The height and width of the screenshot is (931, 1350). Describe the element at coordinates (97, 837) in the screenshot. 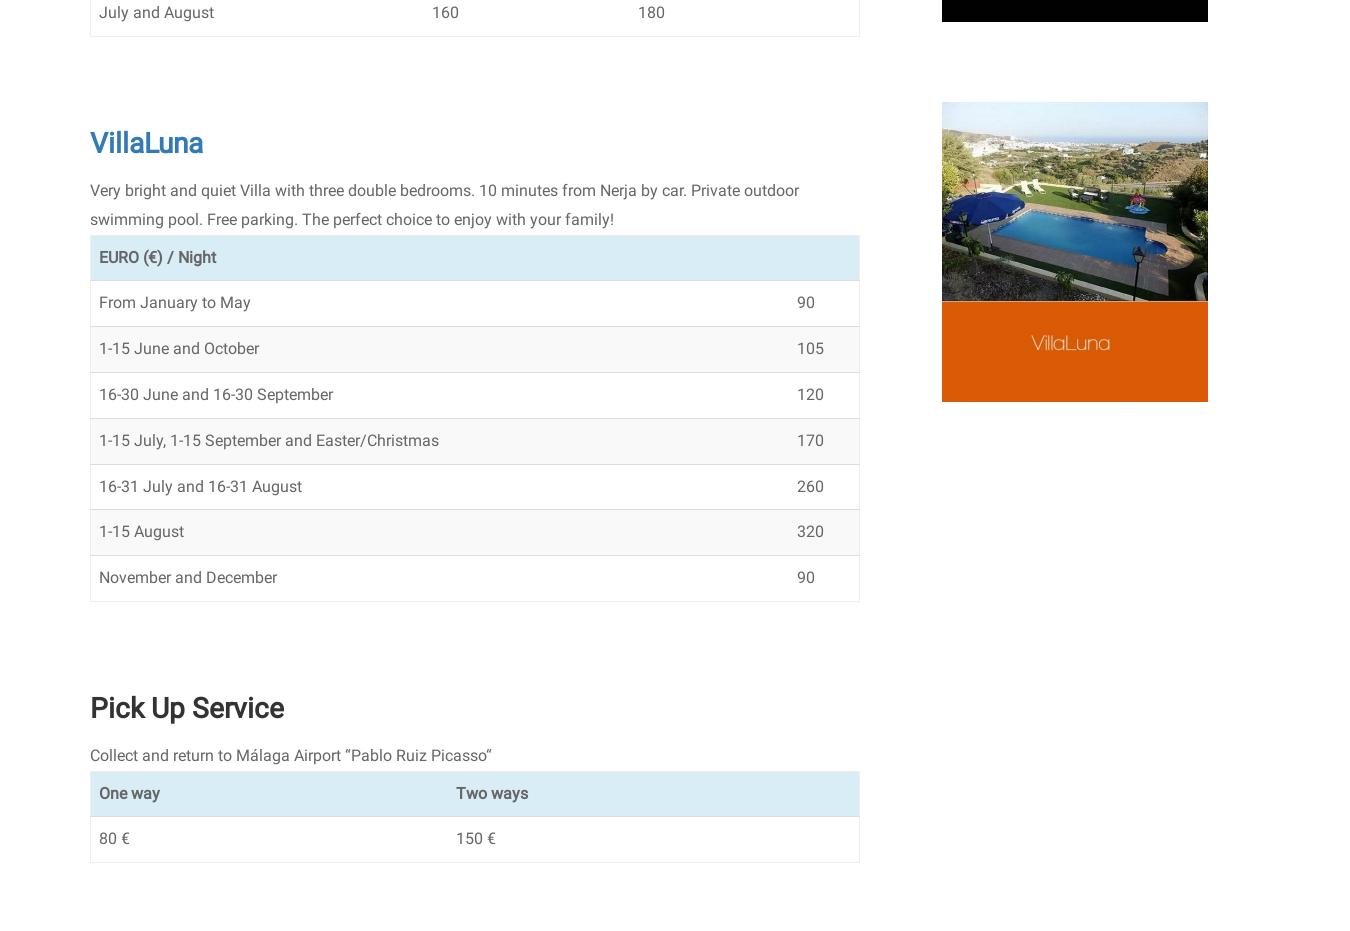

I see `'80 €'` at that location.